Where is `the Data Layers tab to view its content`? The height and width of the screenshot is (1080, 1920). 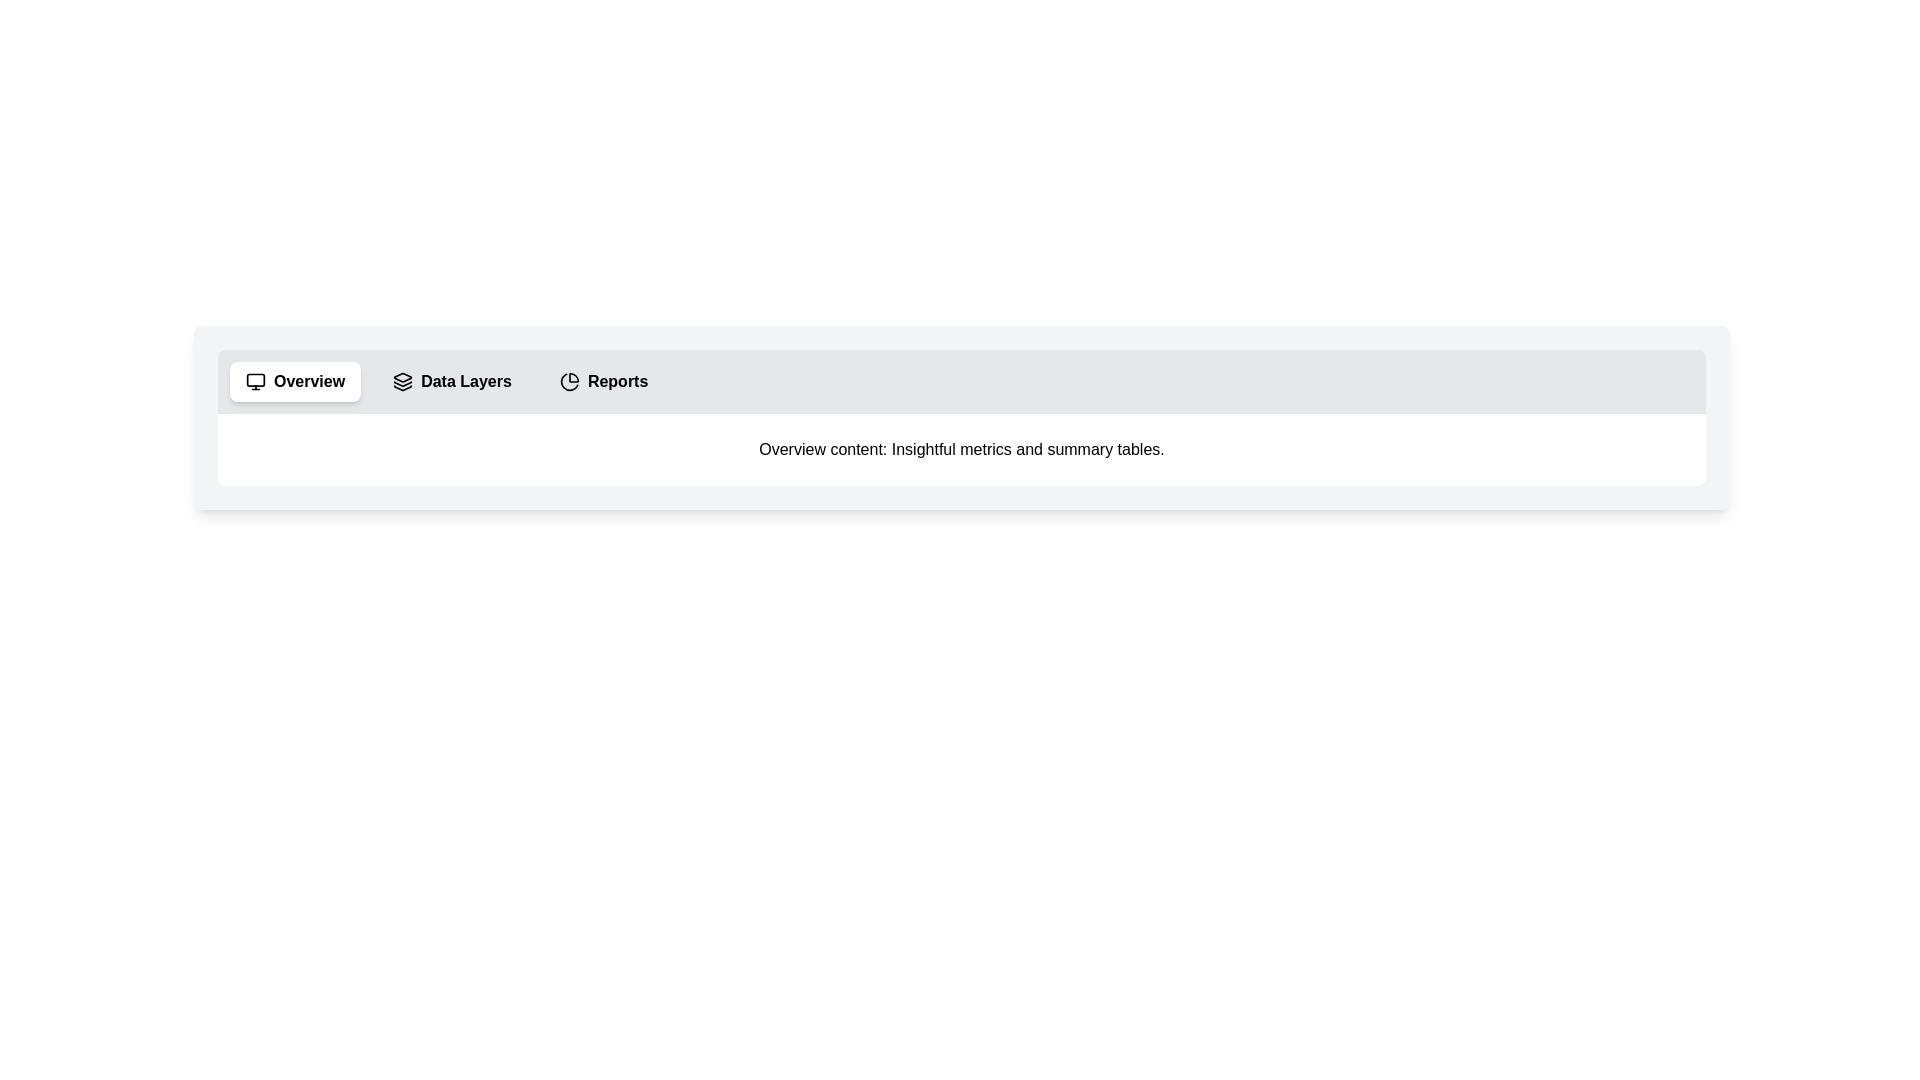 the Data Layers tab to view its content is located at coordinates (451, 381).